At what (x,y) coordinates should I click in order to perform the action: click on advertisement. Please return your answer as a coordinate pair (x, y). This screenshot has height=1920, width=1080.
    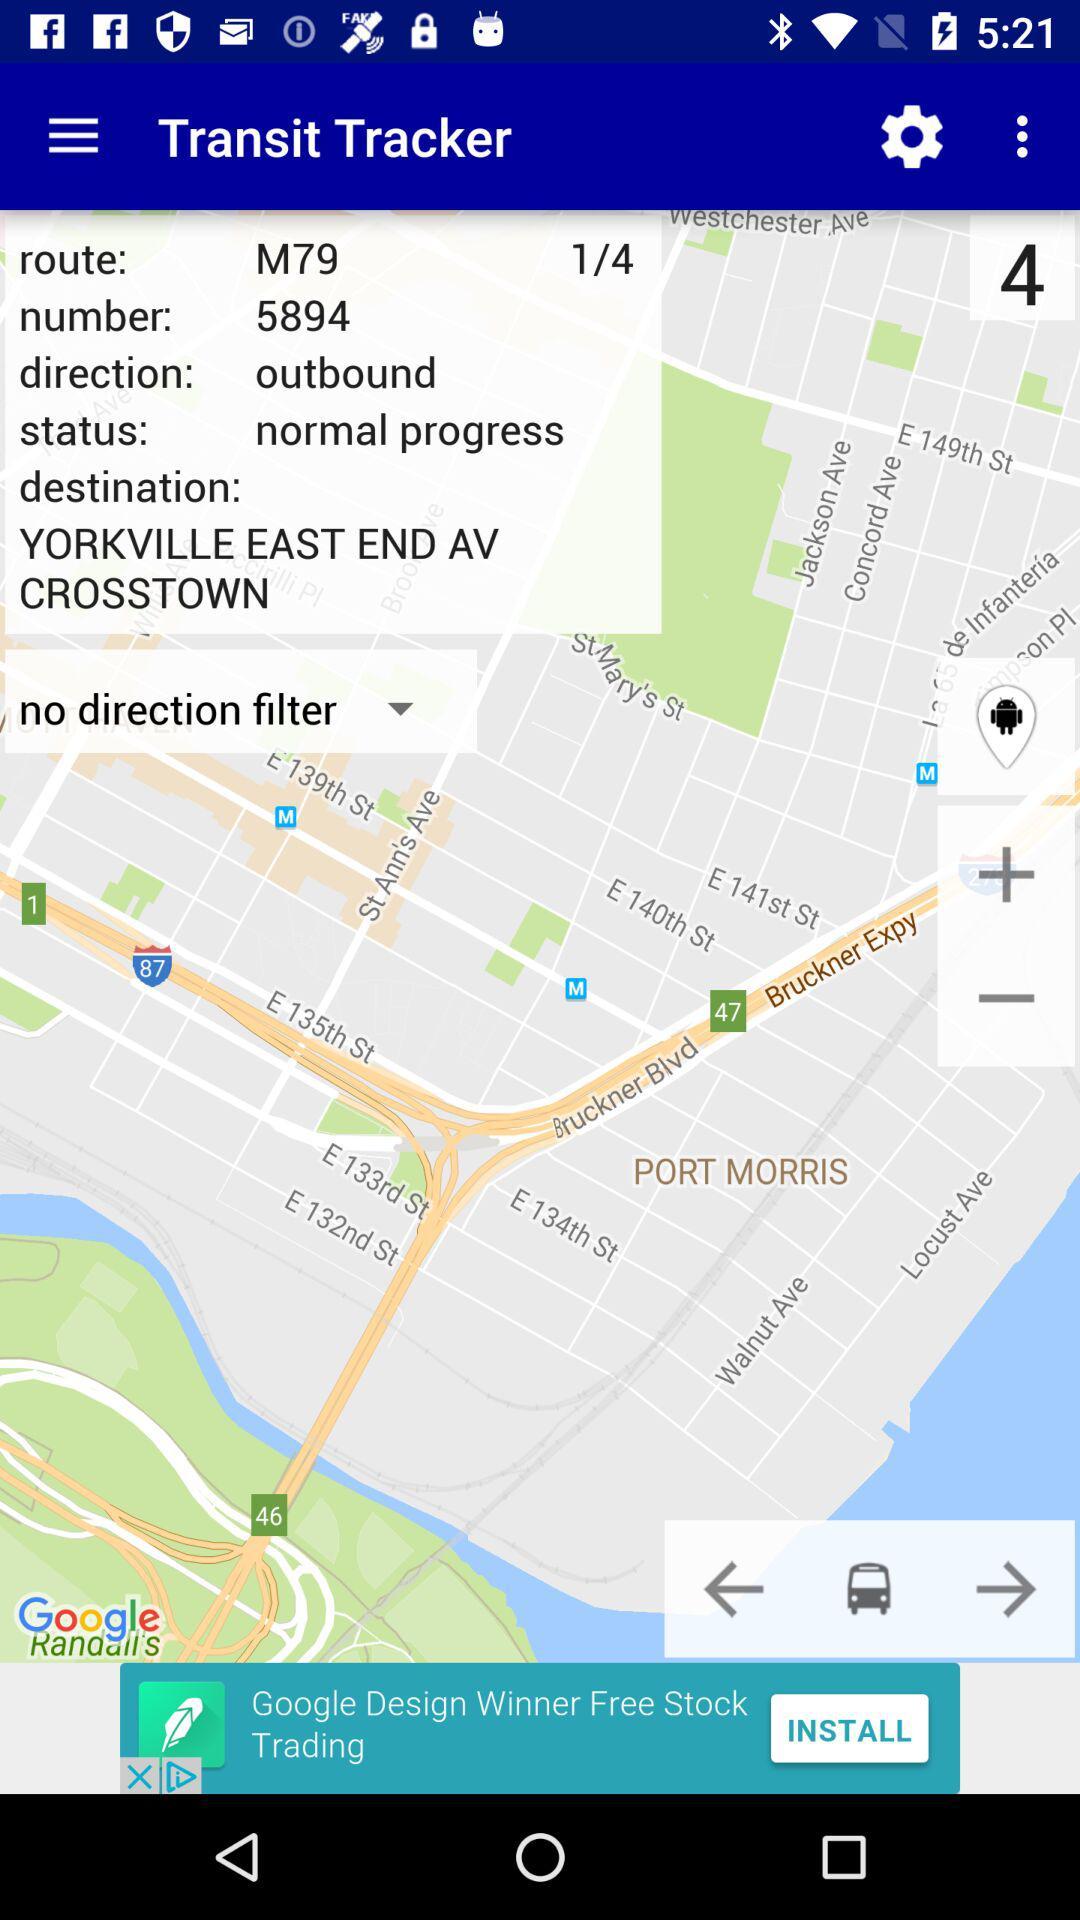
    Looking at the image, I should click on (540, 1727).